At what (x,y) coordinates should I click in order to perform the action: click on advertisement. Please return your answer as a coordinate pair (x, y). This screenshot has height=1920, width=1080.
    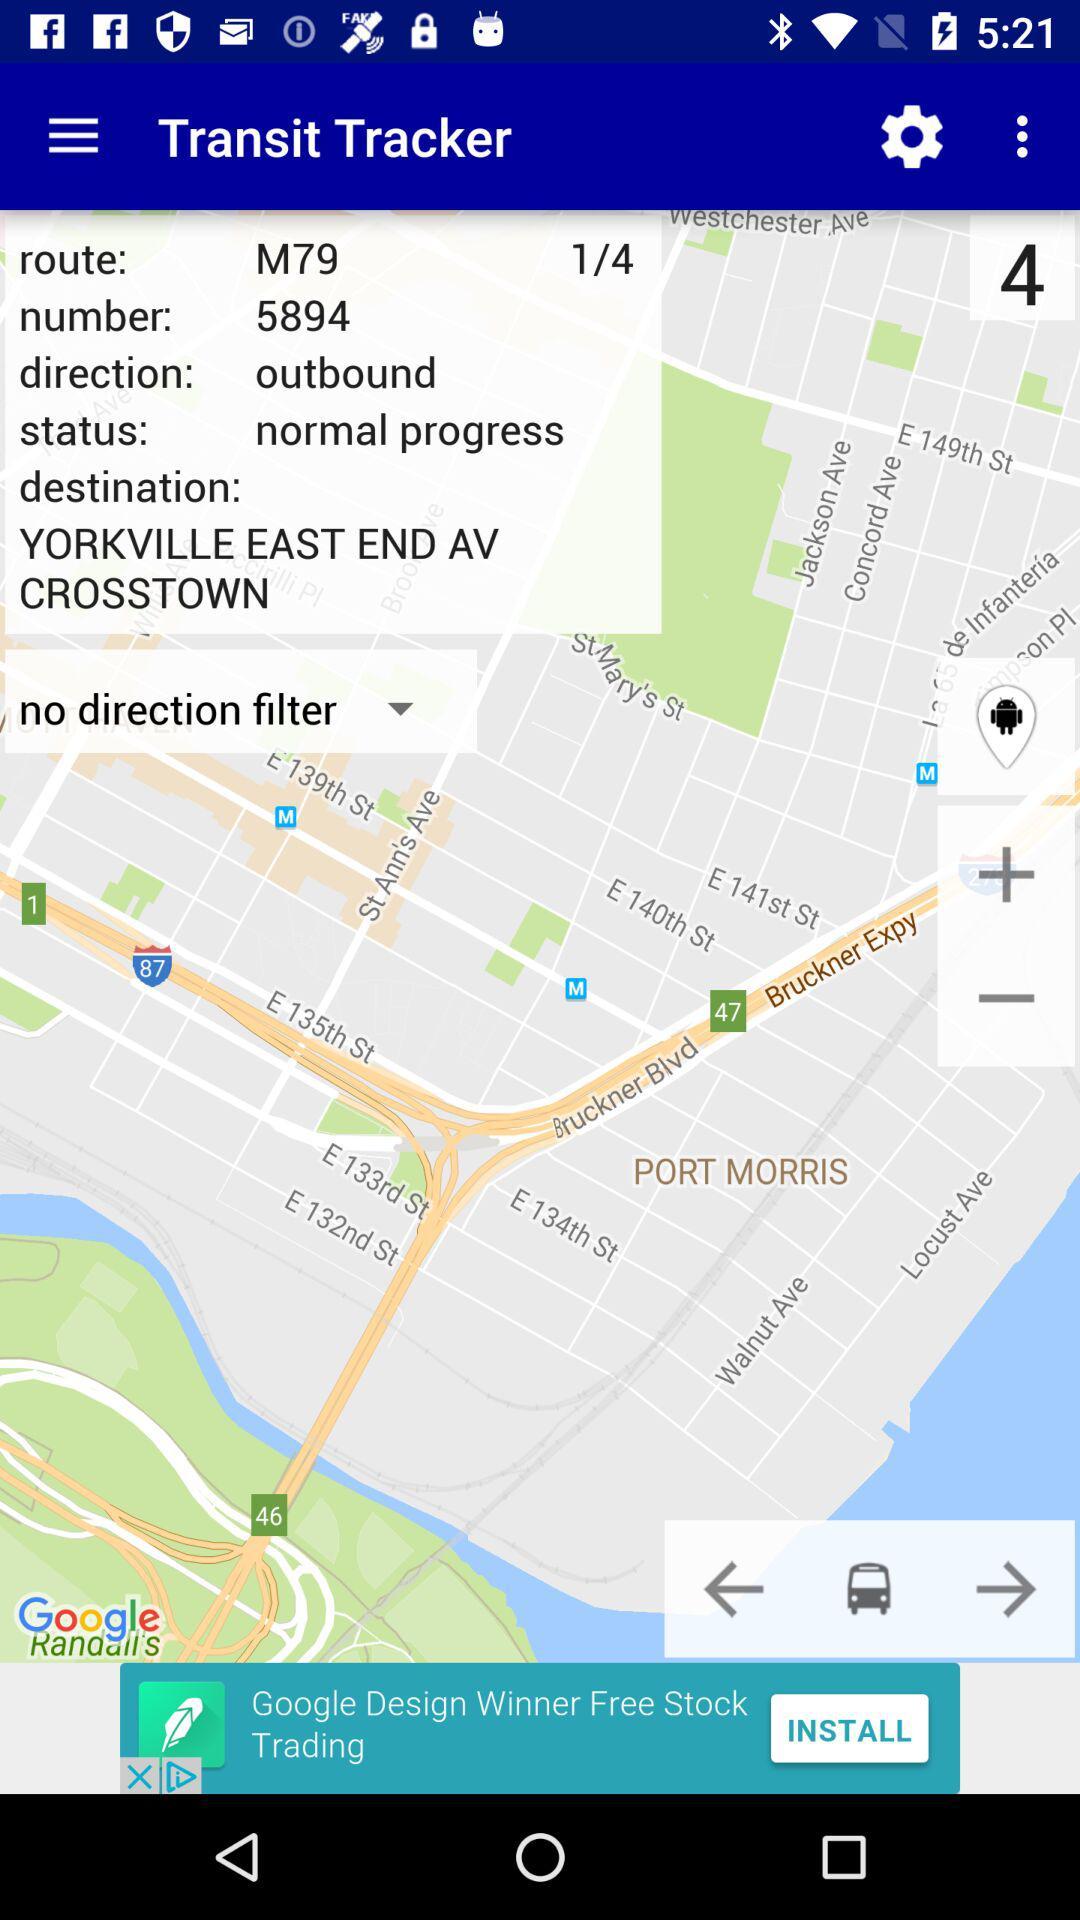
    Looking at the image, I should click on (540, 1727).